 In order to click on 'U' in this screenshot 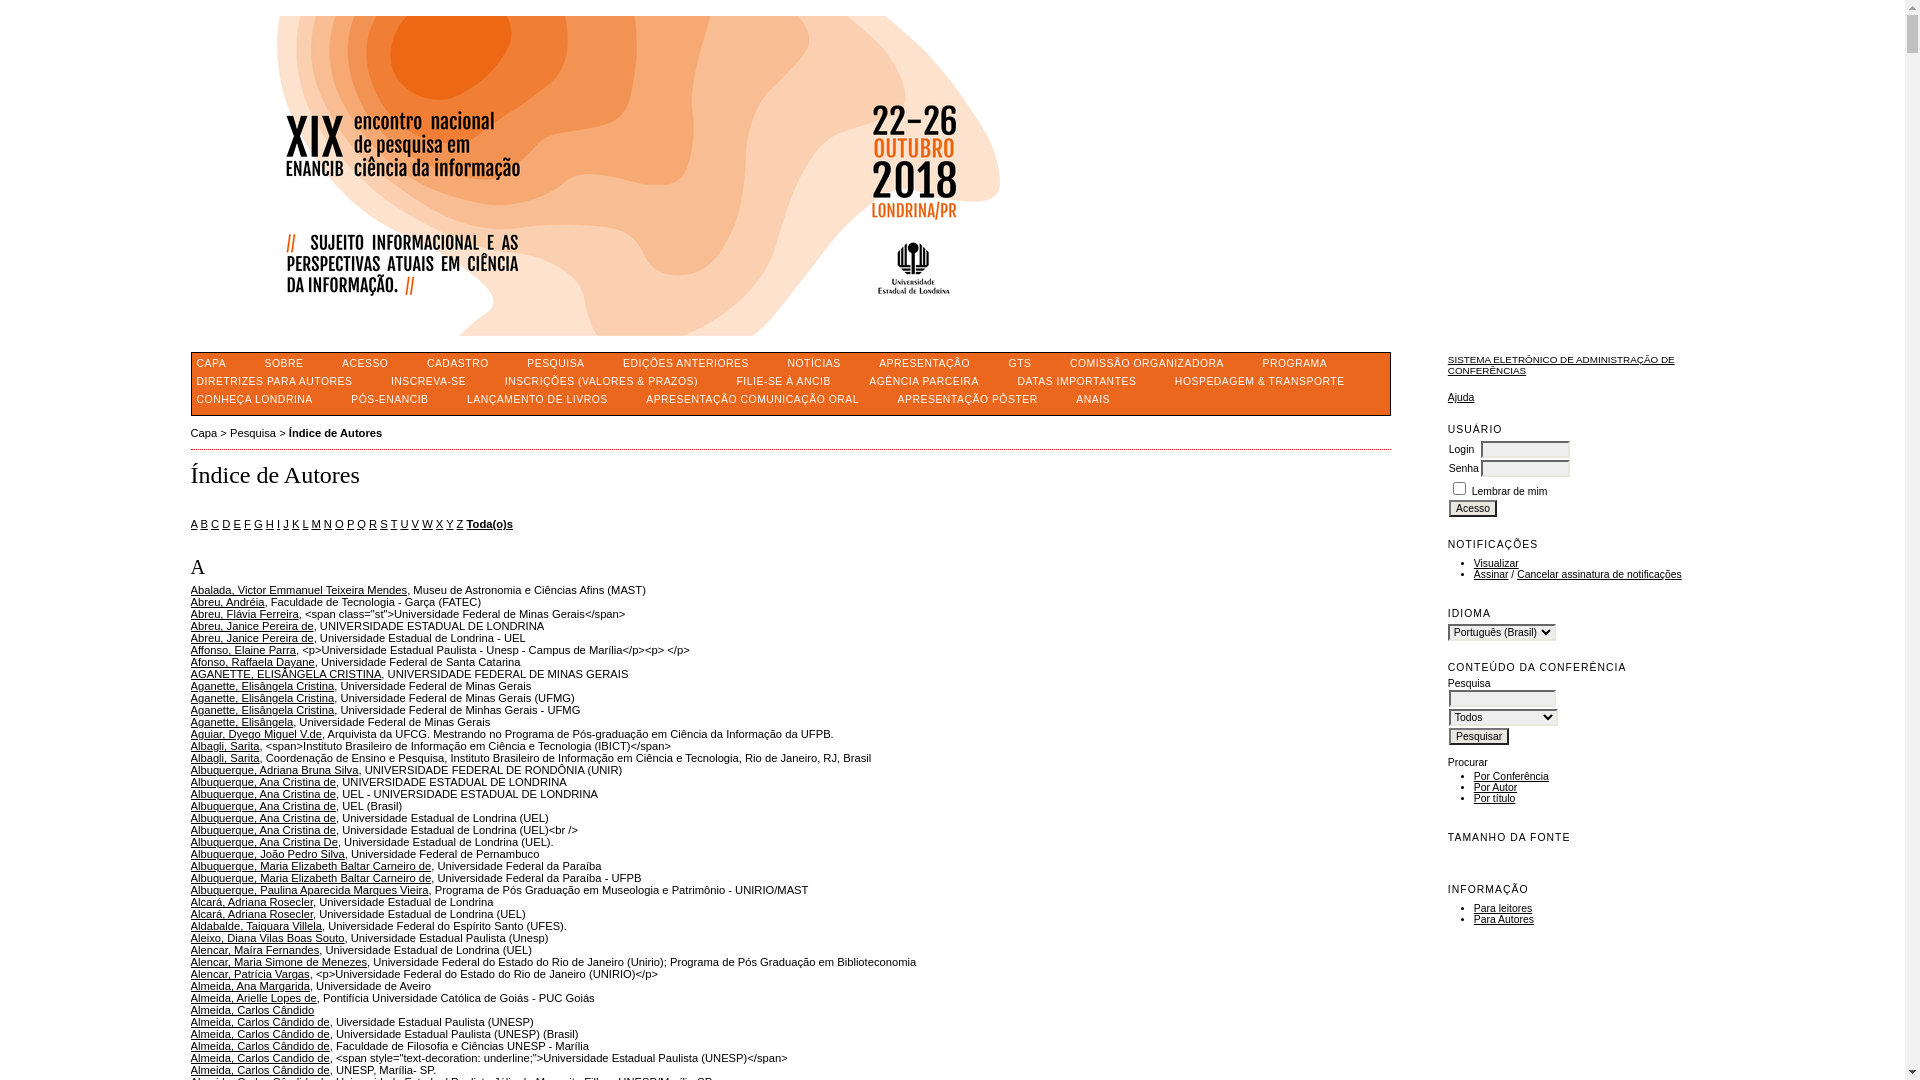, I will do `click(402, 523)`.